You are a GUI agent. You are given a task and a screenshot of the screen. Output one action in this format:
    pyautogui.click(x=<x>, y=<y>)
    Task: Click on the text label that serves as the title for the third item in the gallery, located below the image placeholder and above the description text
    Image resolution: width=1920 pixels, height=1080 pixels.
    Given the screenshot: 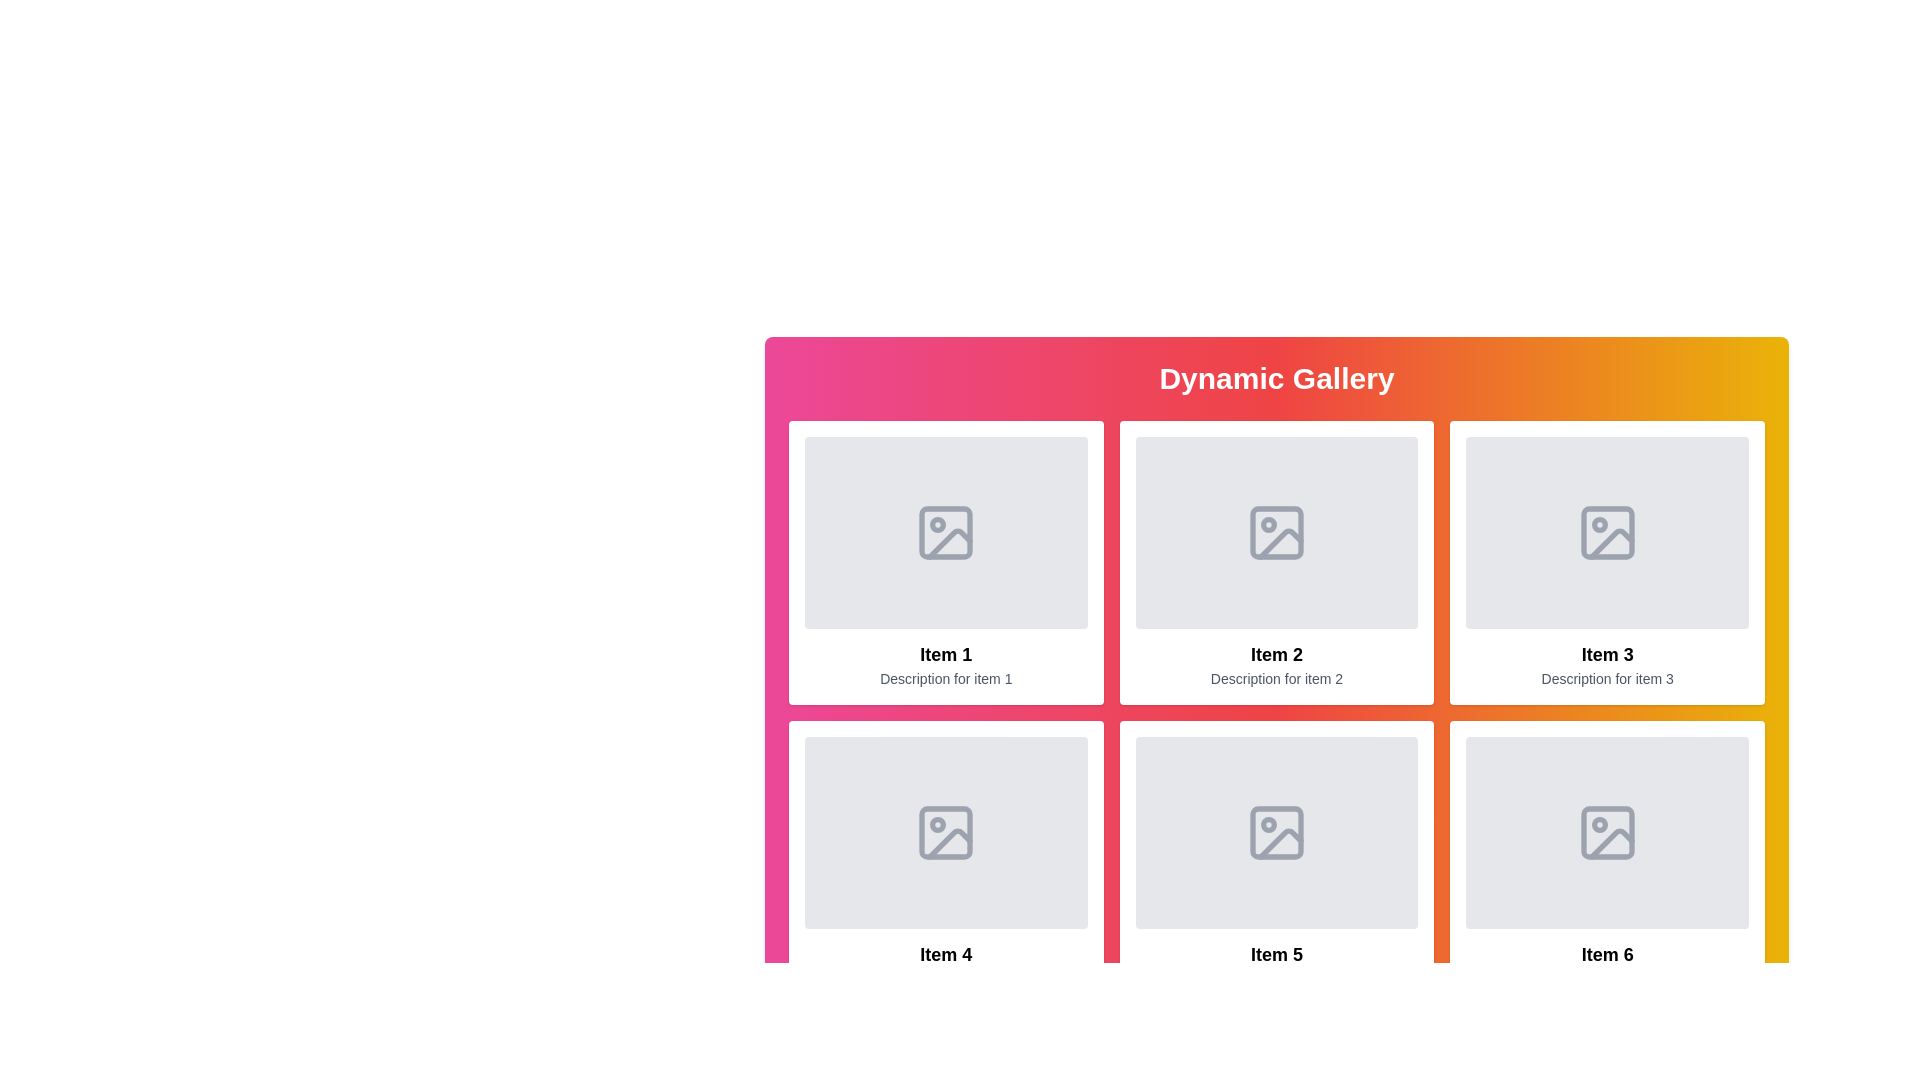 What is the action you would take?
    pyautogui.click(x=1607, y=655)
    